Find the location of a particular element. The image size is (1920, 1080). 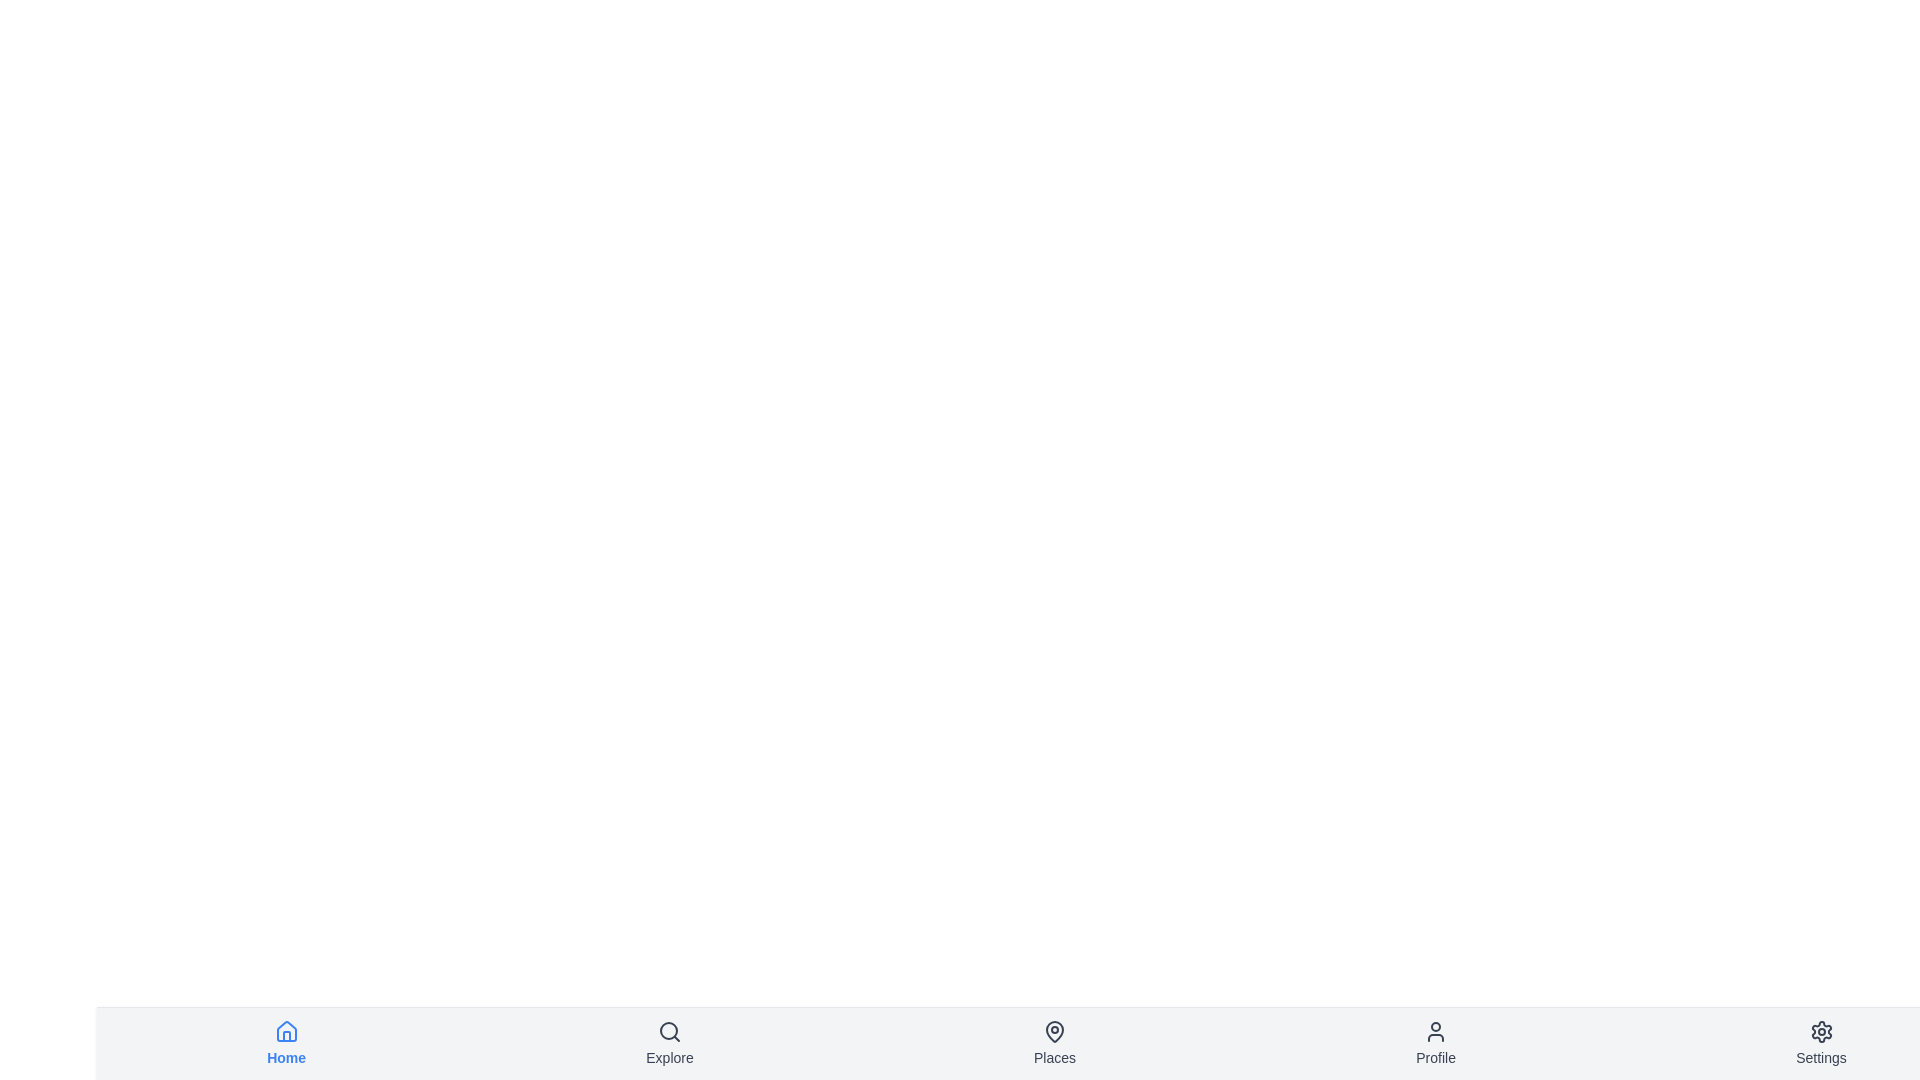

the navigation item labeled Profile to observe its hover effect is located at coordinates (1435, 1043).